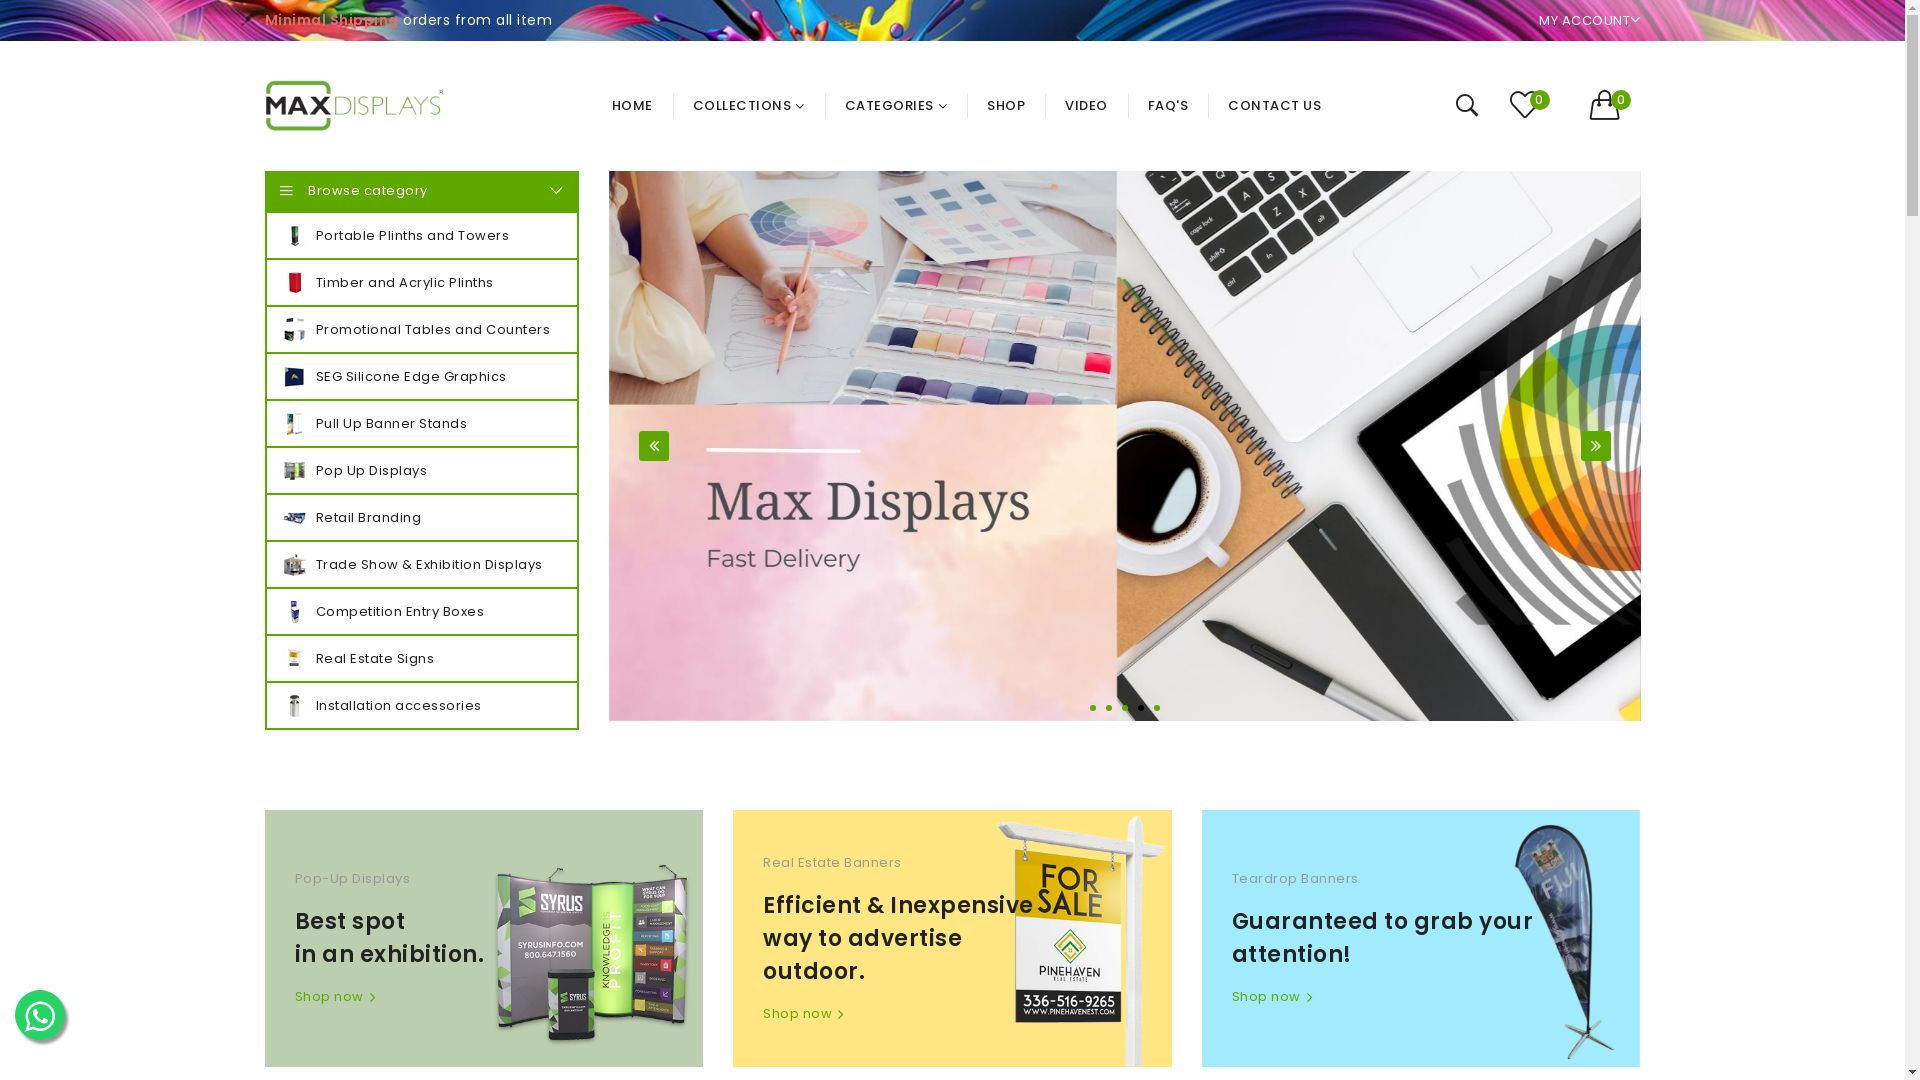 This screenshot has height=1080, width=1920. I want to click on 'CONTACT US', so click(1207, 105).